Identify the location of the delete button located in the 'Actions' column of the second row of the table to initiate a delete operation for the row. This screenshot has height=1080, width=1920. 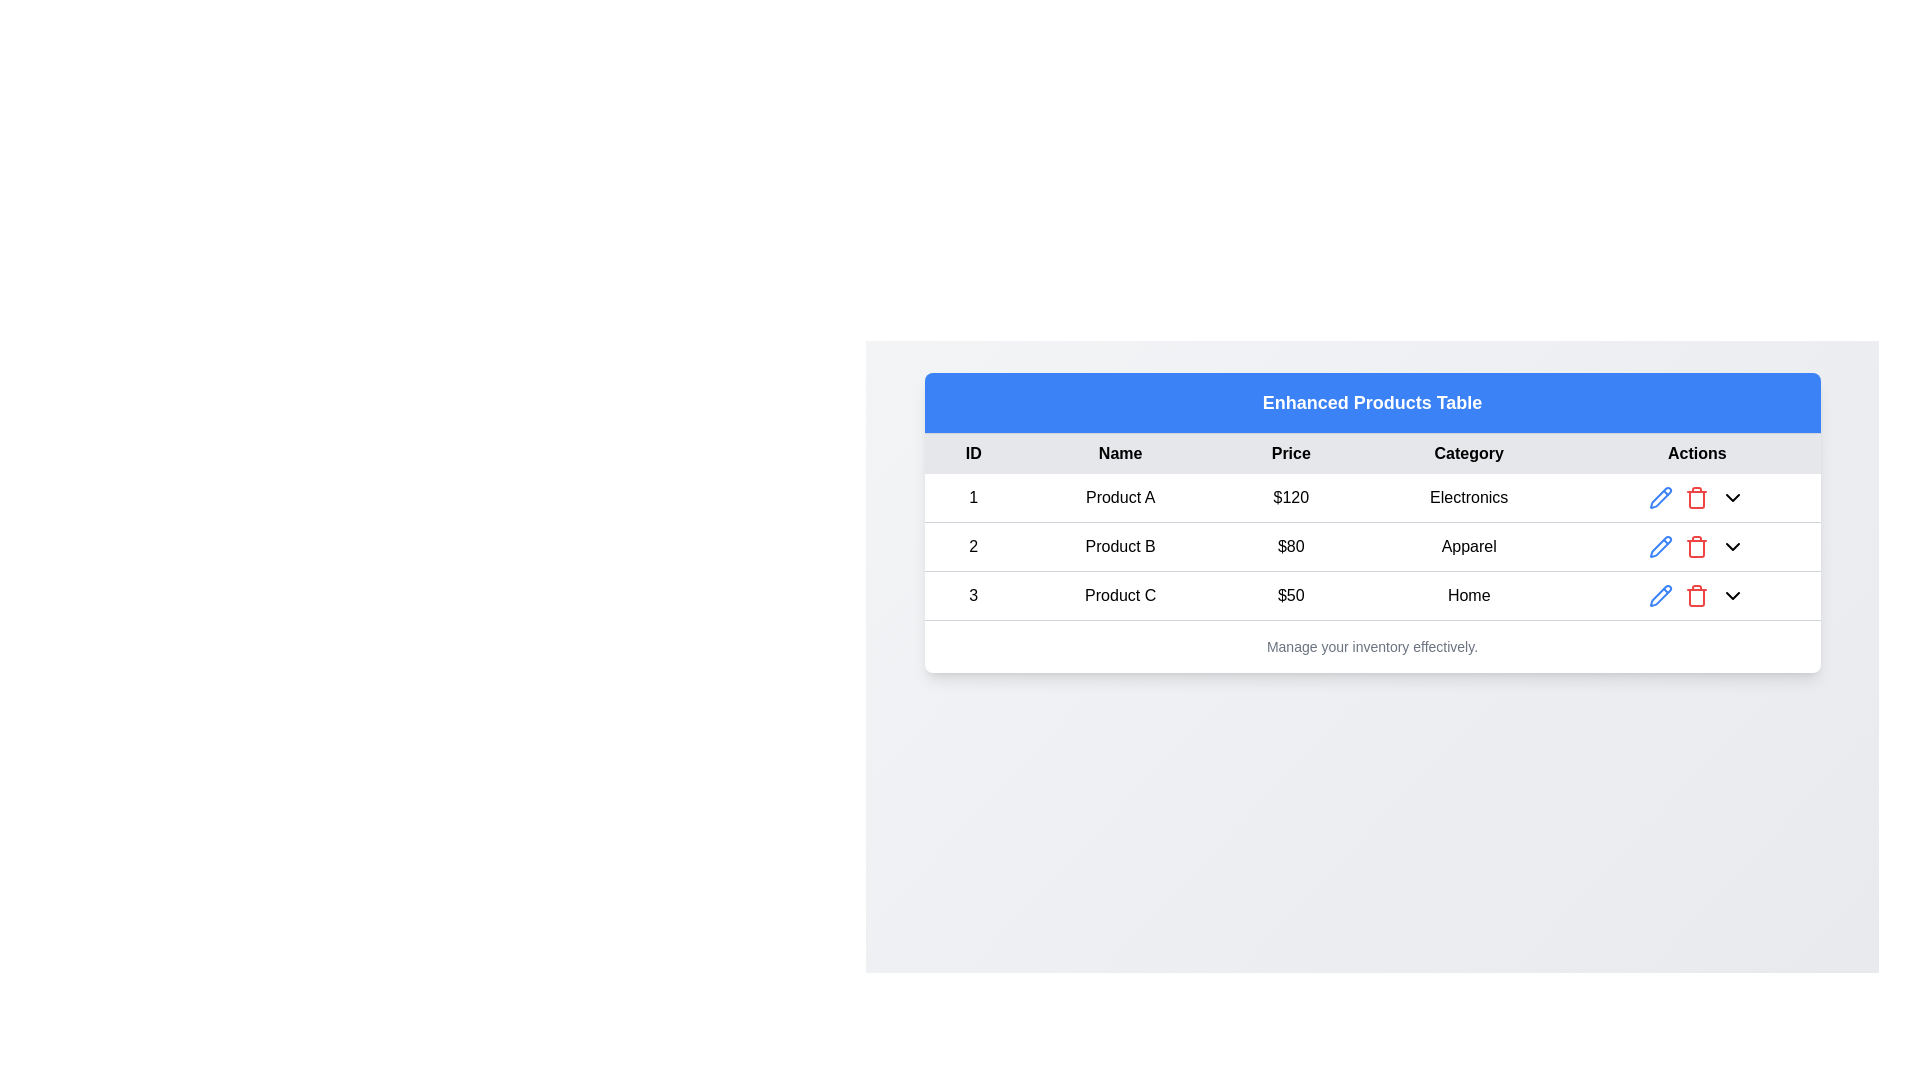
(1696, 547).